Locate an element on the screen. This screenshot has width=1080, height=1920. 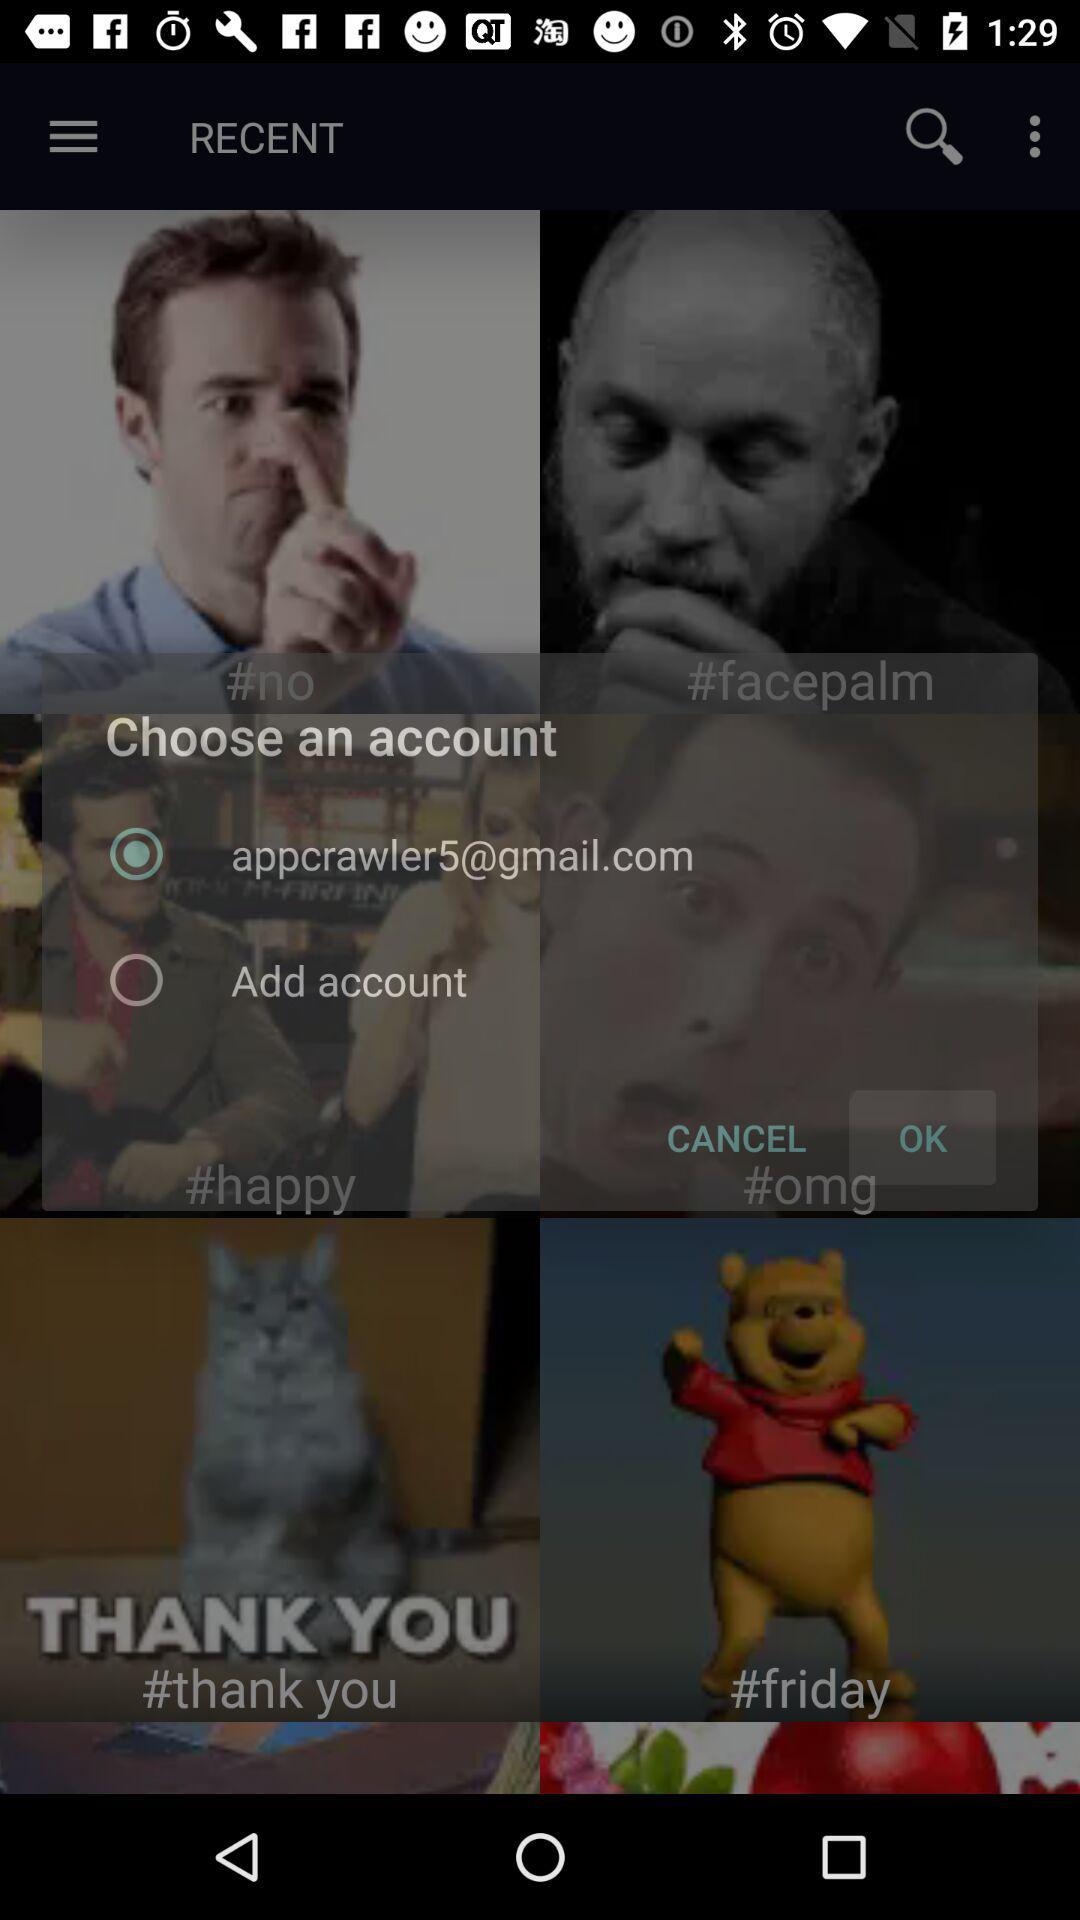
change zoom level is located at coordinates (934, 135).